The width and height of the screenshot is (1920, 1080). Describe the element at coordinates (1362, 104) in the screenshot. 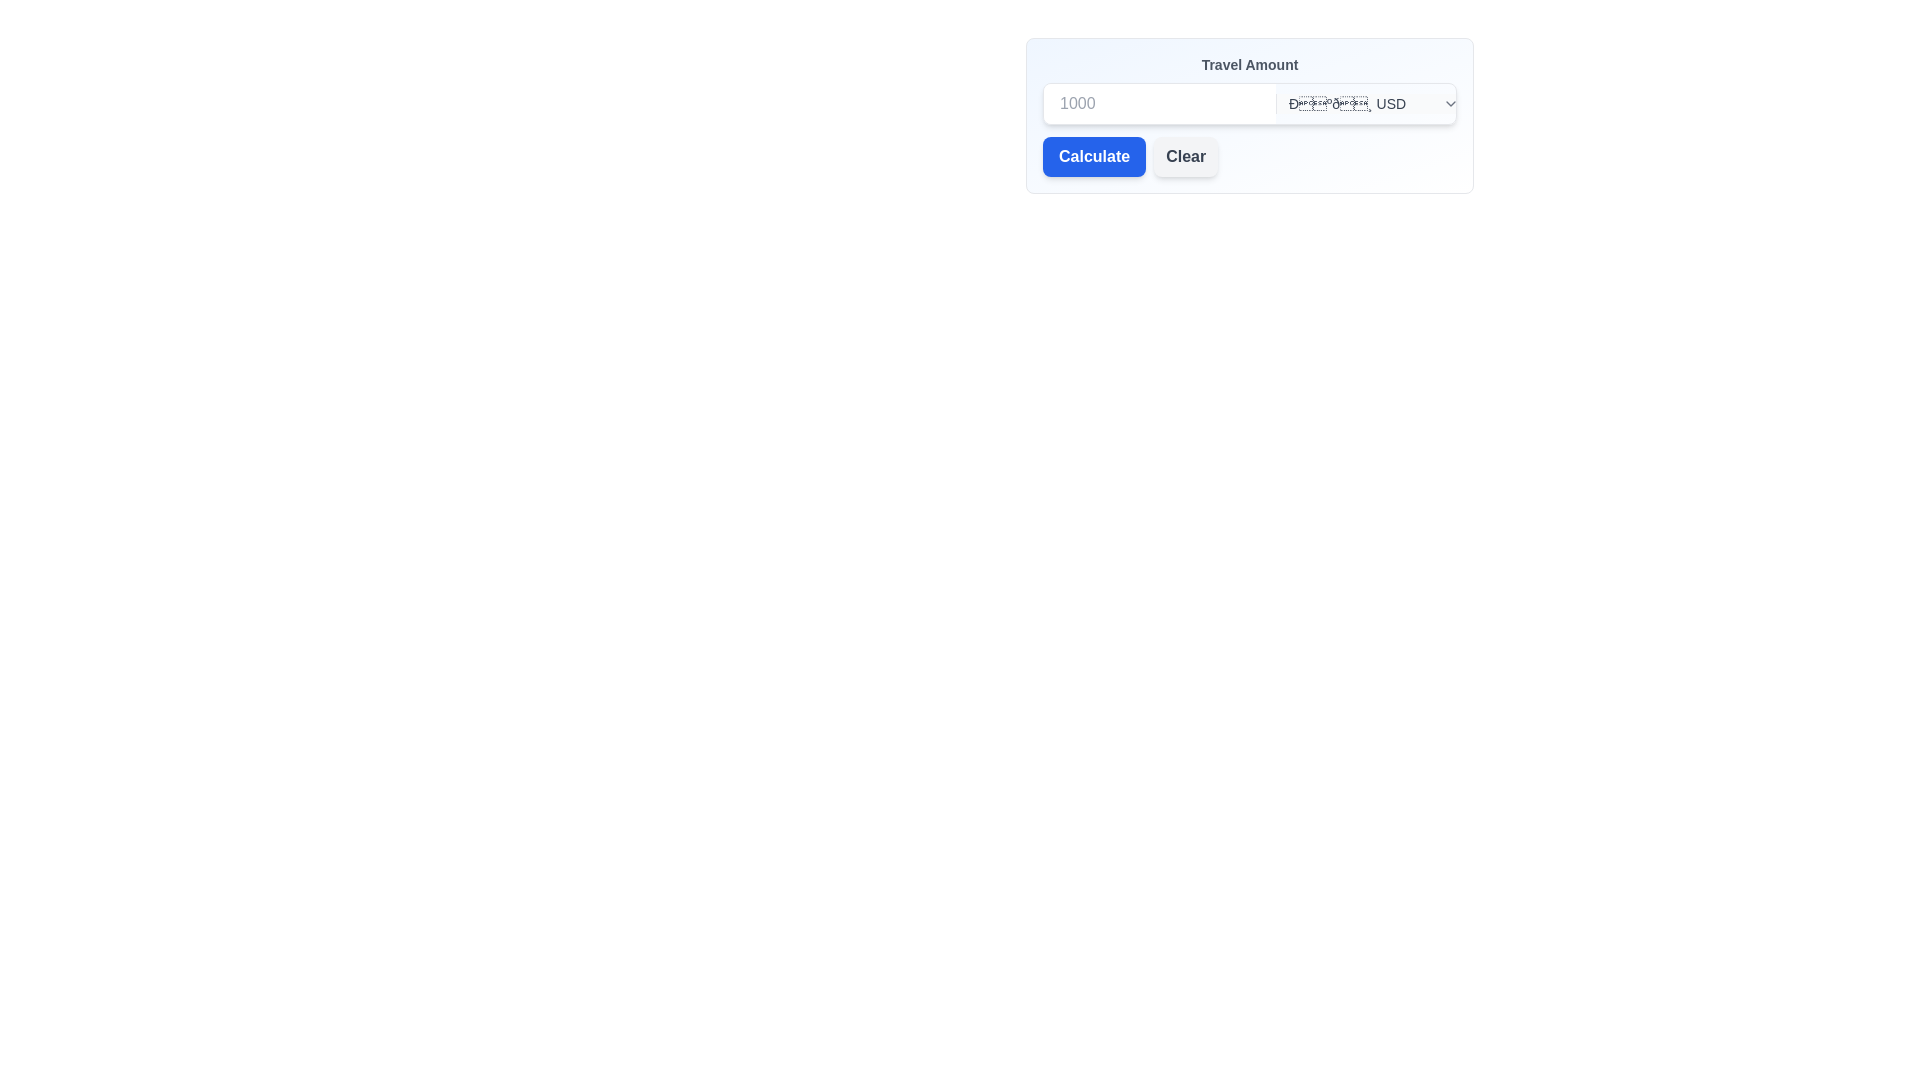

I see `an option from the expanded currency dropdown menu located in the top-right portion of the 'Travel Amount' form` at that location.